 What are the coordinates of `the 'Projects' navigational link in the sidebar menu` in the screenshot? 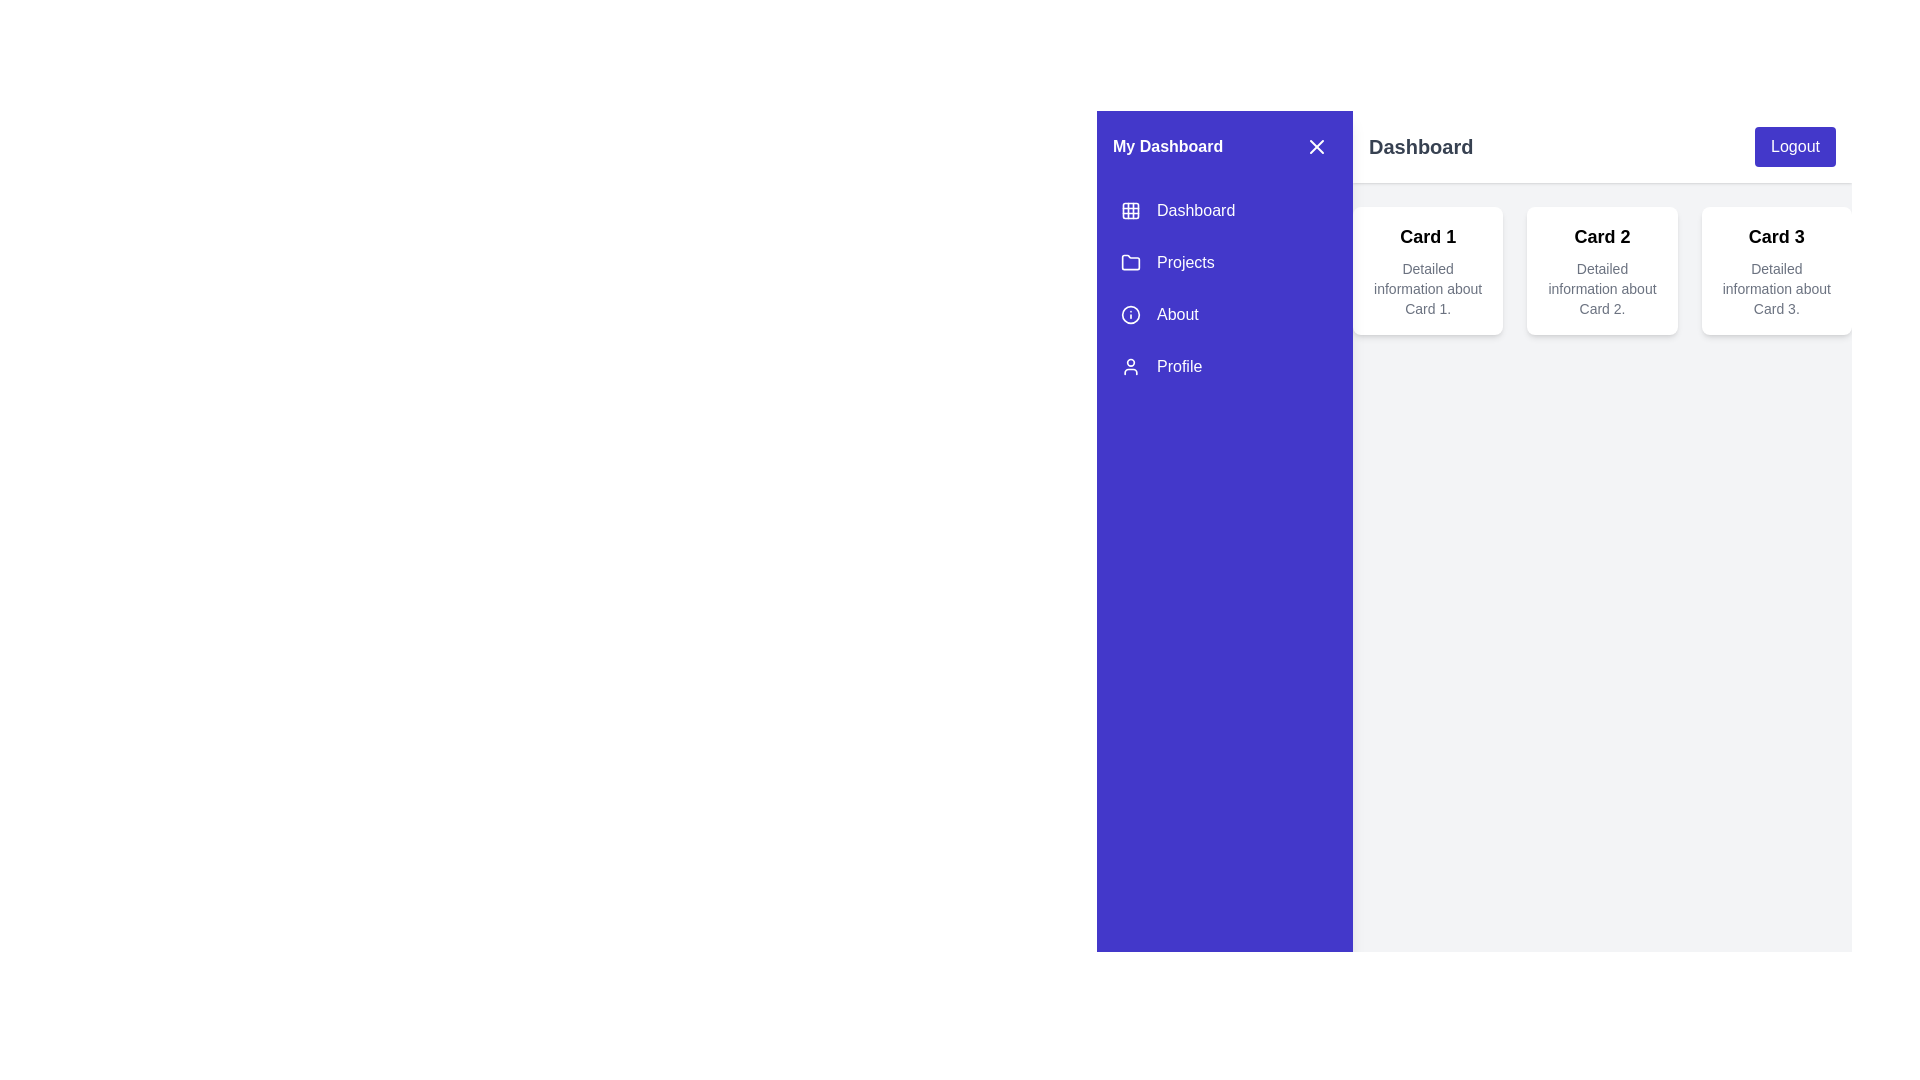 It's located at (1223, 289).